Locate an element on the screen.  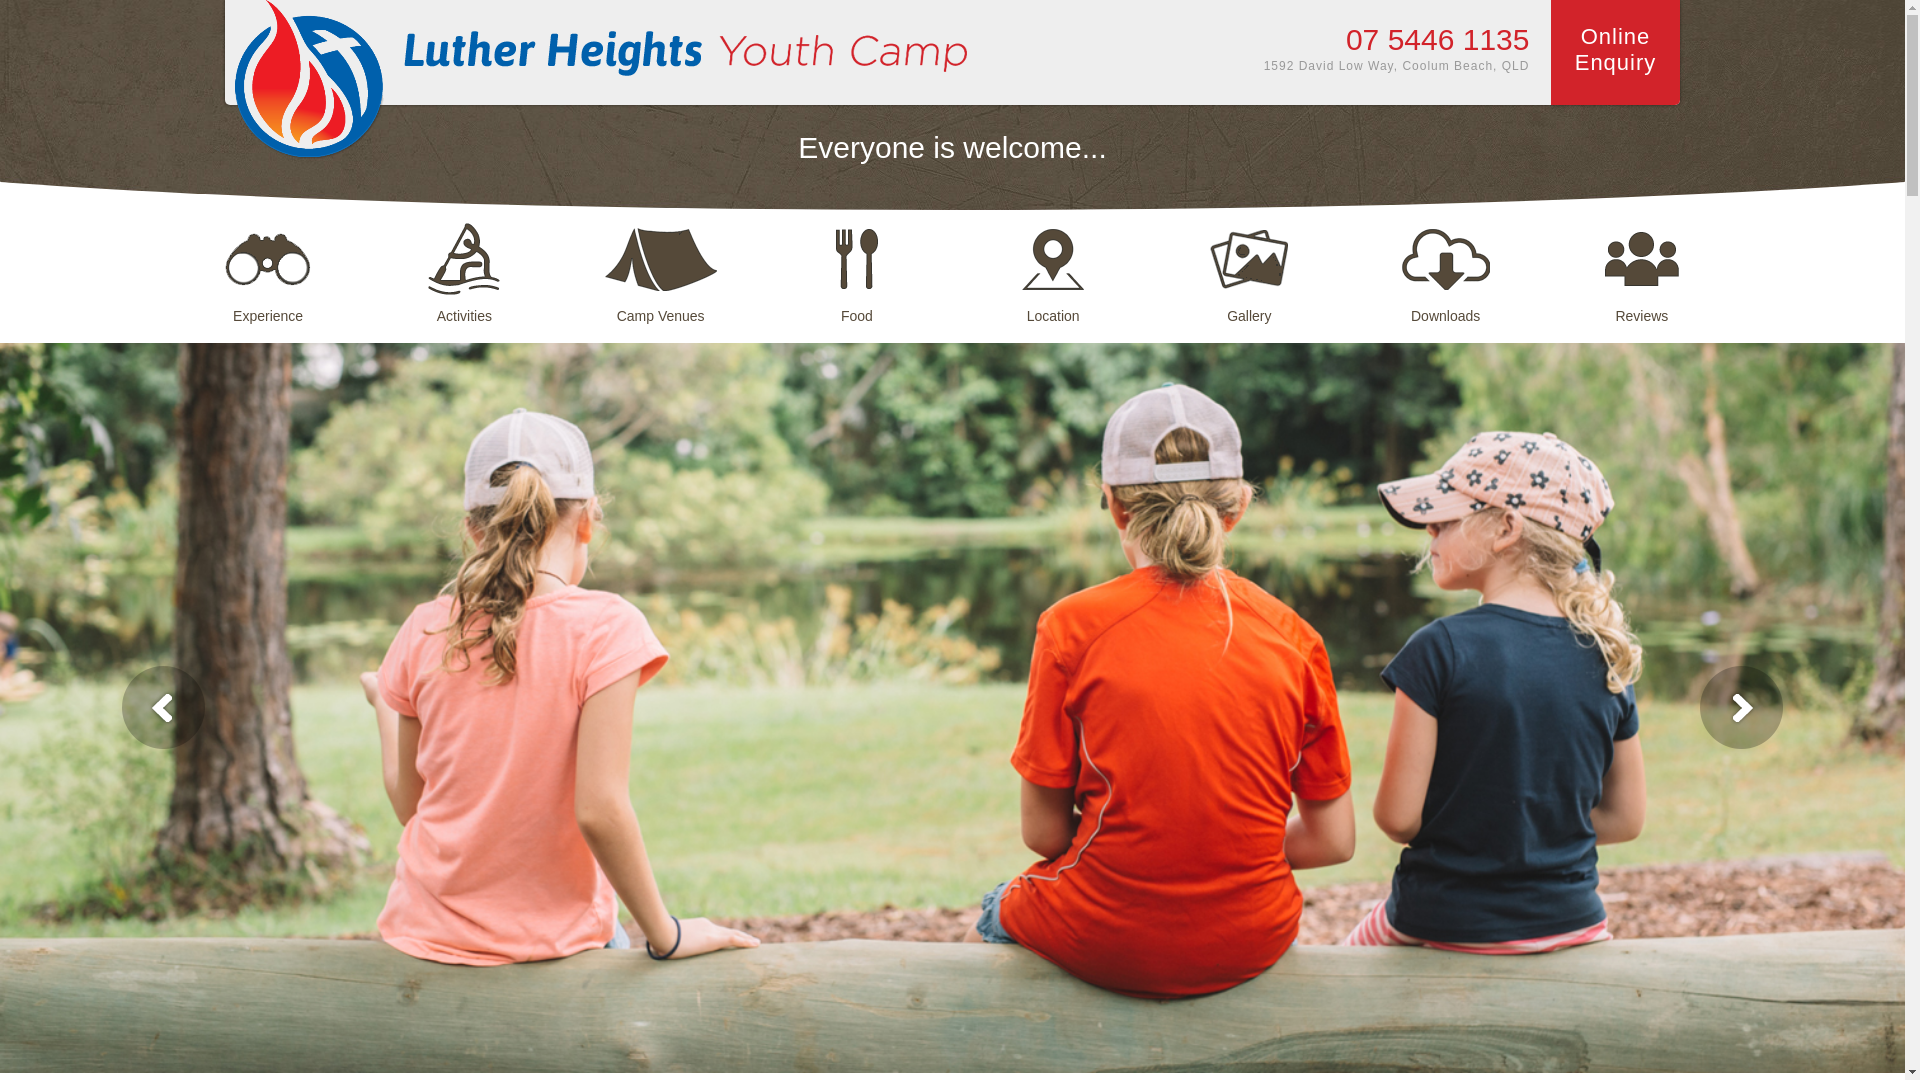
'Food' is located at coordinates (857, 261).